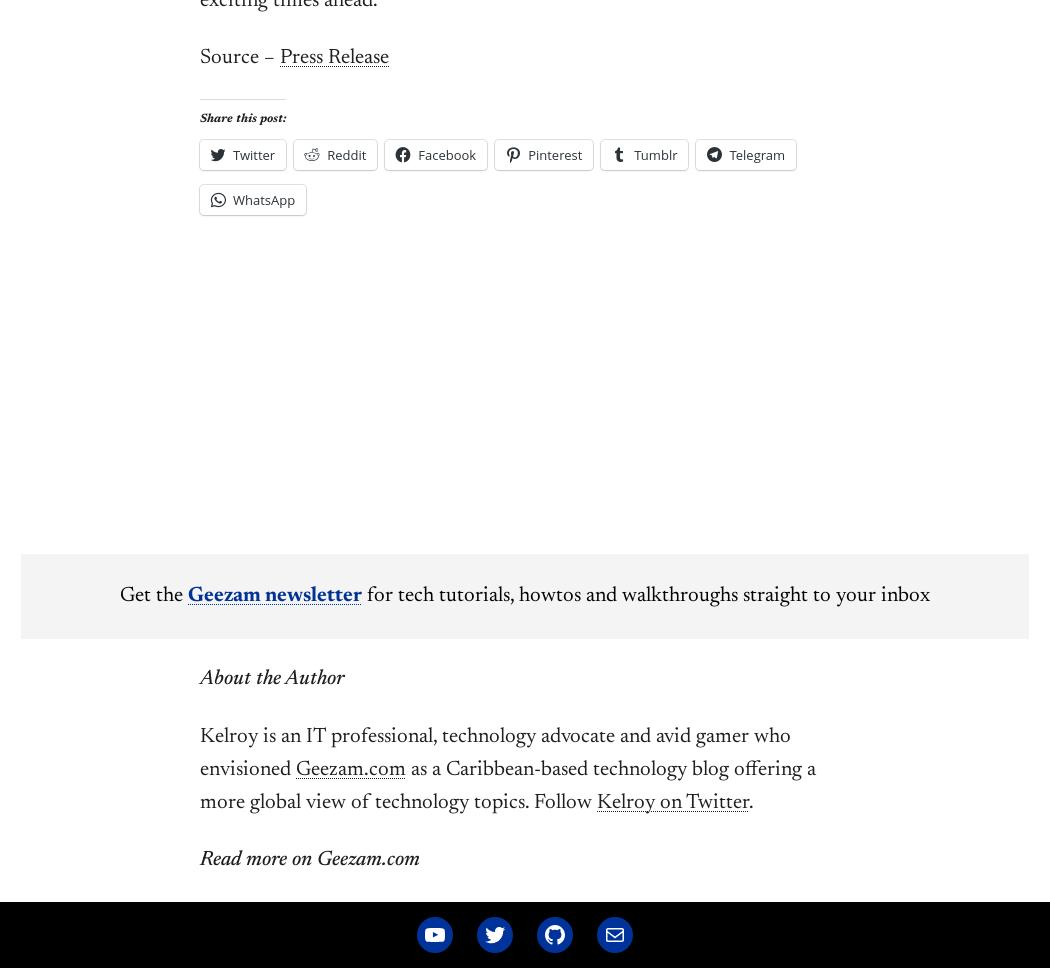  Describe the element at coordinates (154, 596) in the screenshot. I see `'Get the'` at that location.